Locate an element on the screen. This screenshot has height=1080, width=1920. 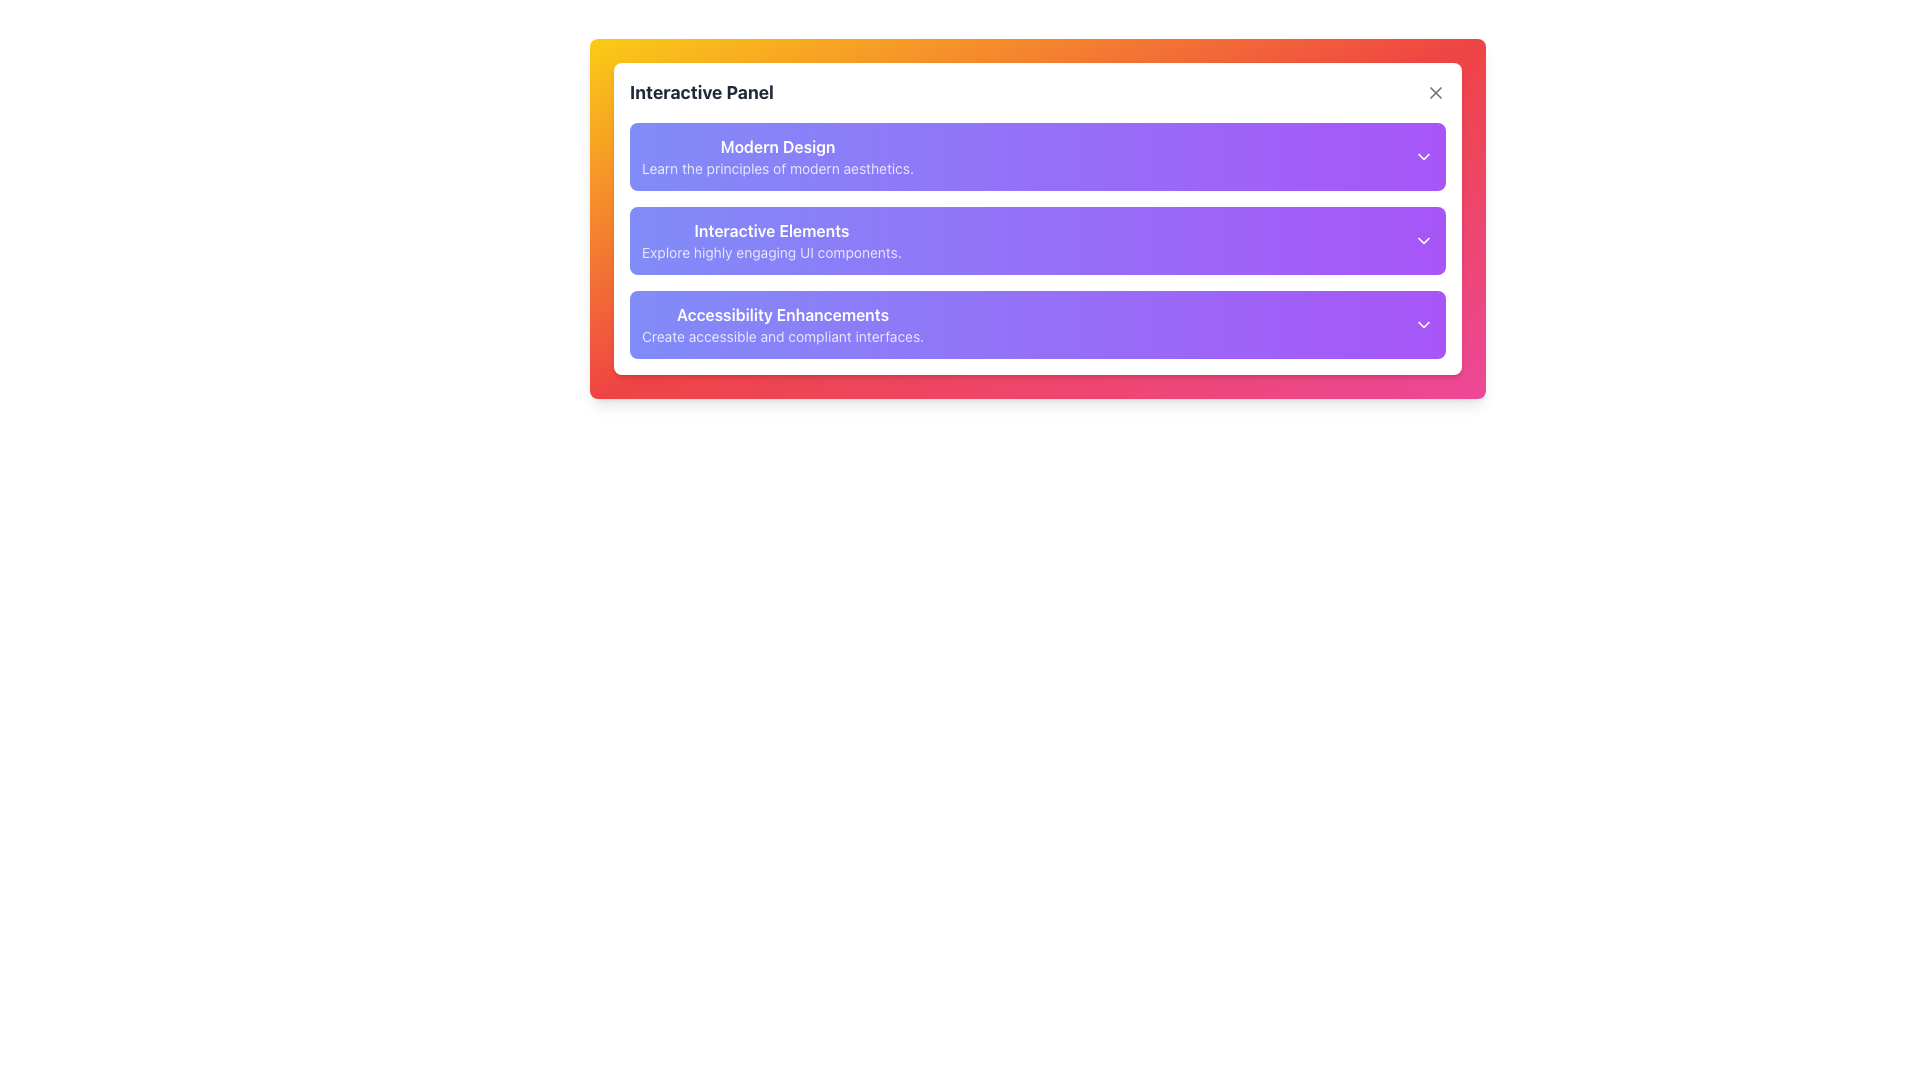
text label located at the bottom of the 'Interactive Panel', which serves as a heading for accessibility enhancements and is positioned above the text 'Create accessible and compliant interfaces.' is located at coordinates (782, 315).